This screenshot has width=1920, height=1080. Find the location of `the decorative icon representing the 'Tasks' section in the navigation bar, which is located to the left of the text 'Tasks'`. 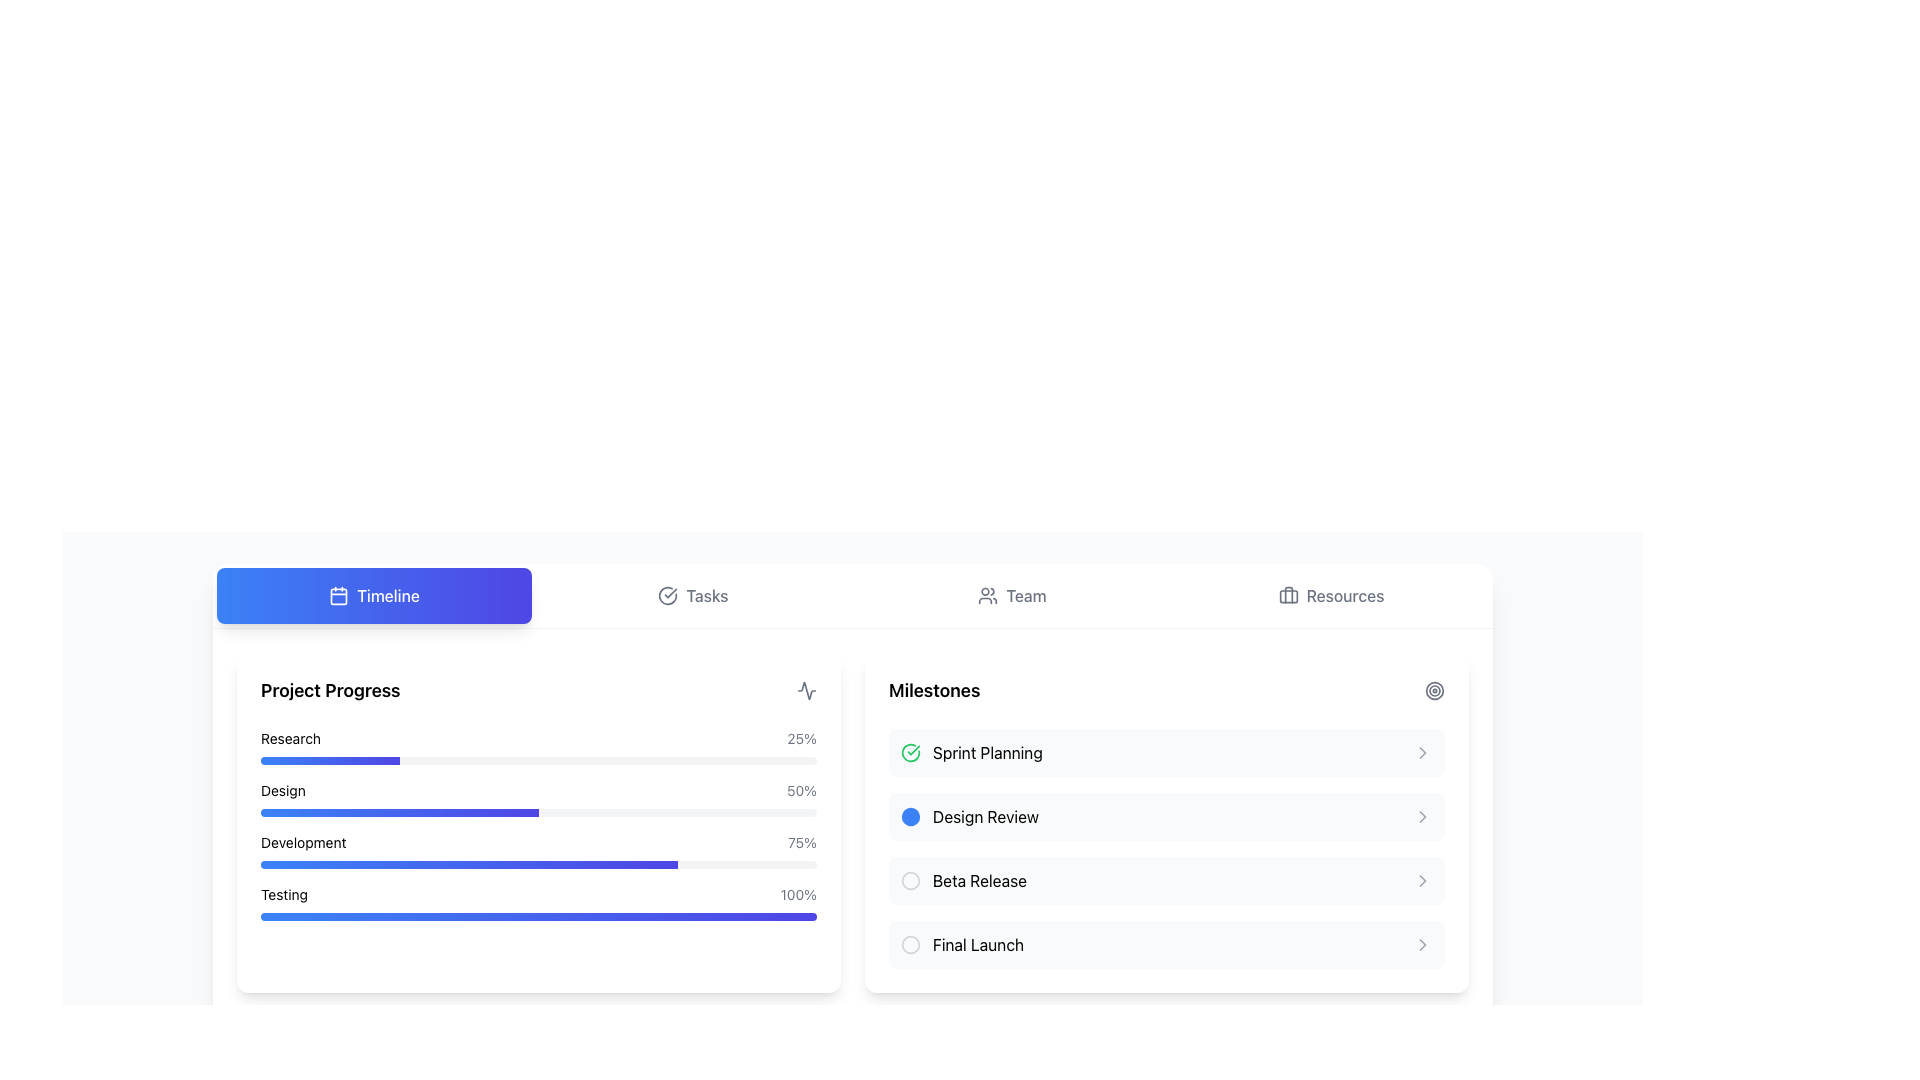

the decorative icon representing the 'Tasks' section in the navigation bar, which is located to the left of the text 'Tasks' is located at coordinates (668, 595).